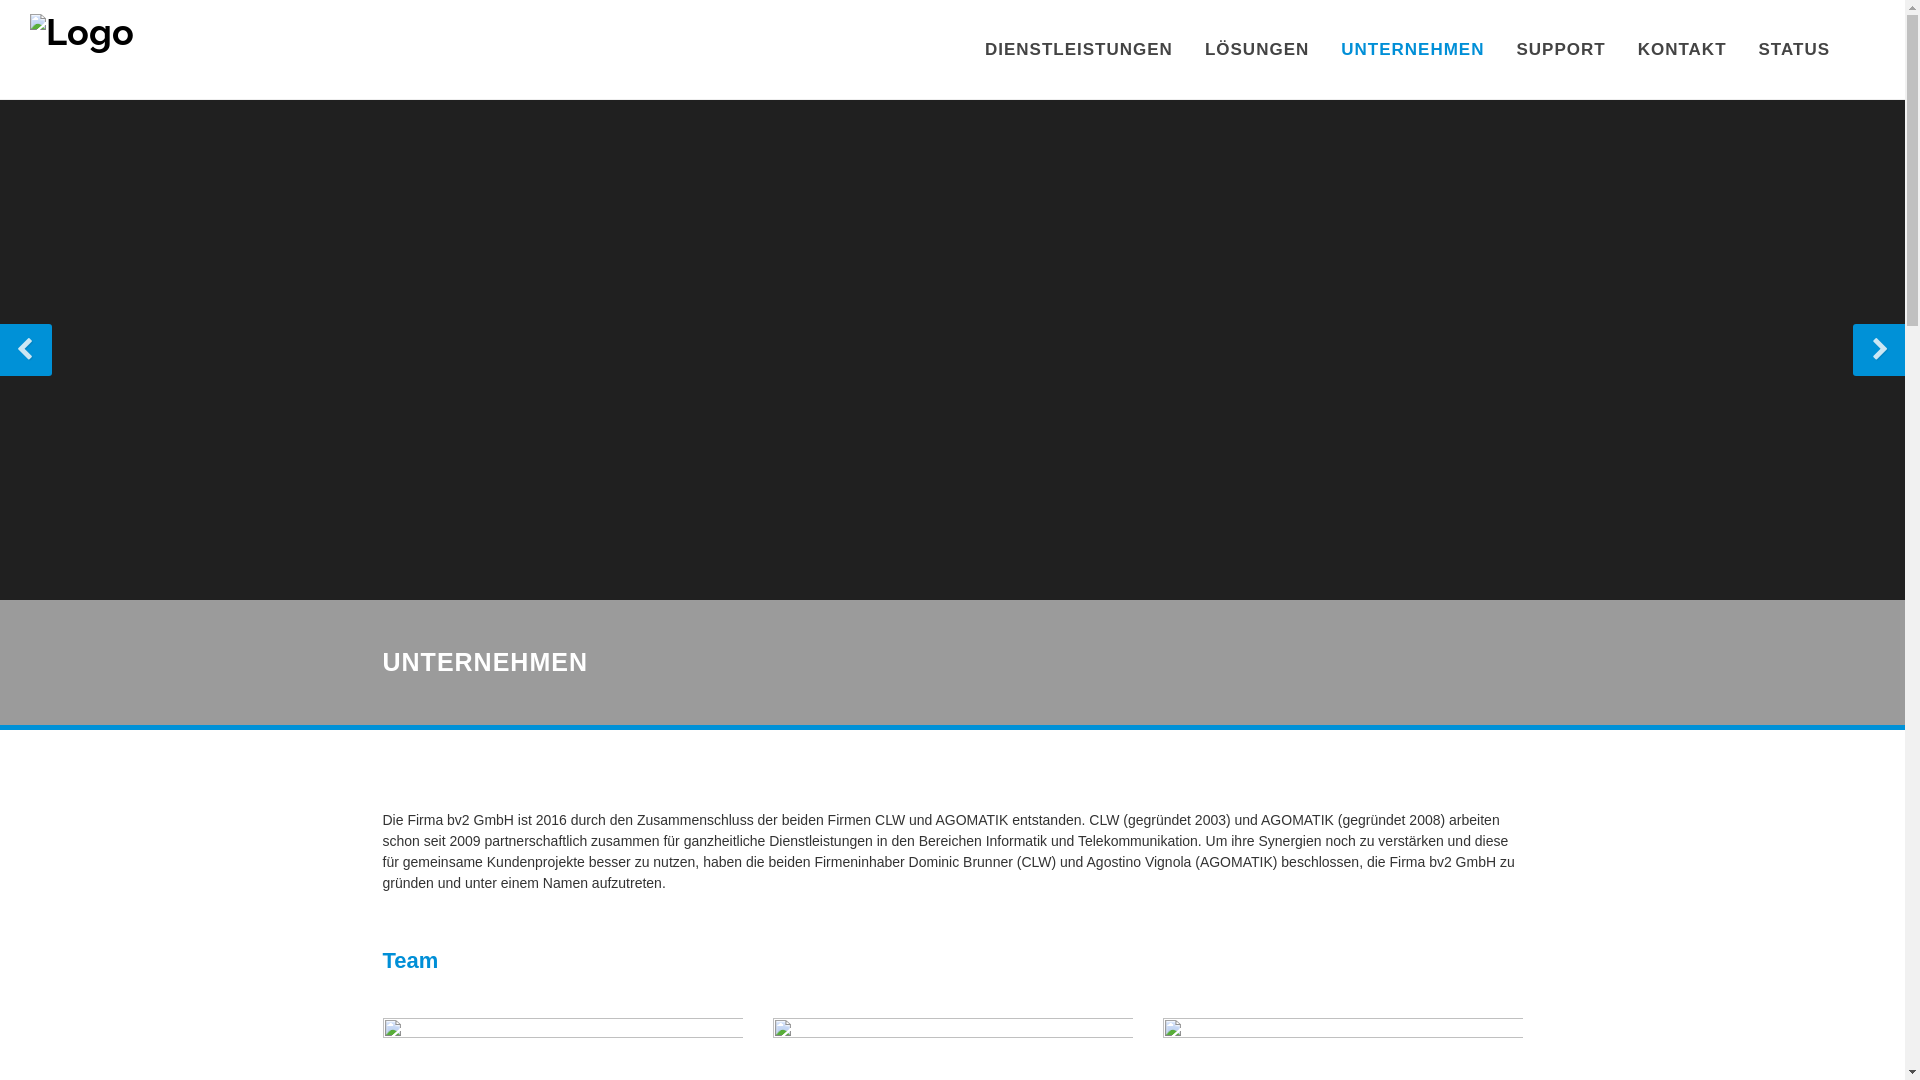 The image size is (1920, 1080). What do you see at coordinates (1742, 49) in the screenshot?
I see `'STATUS'` at bounding box center [1742, 49].